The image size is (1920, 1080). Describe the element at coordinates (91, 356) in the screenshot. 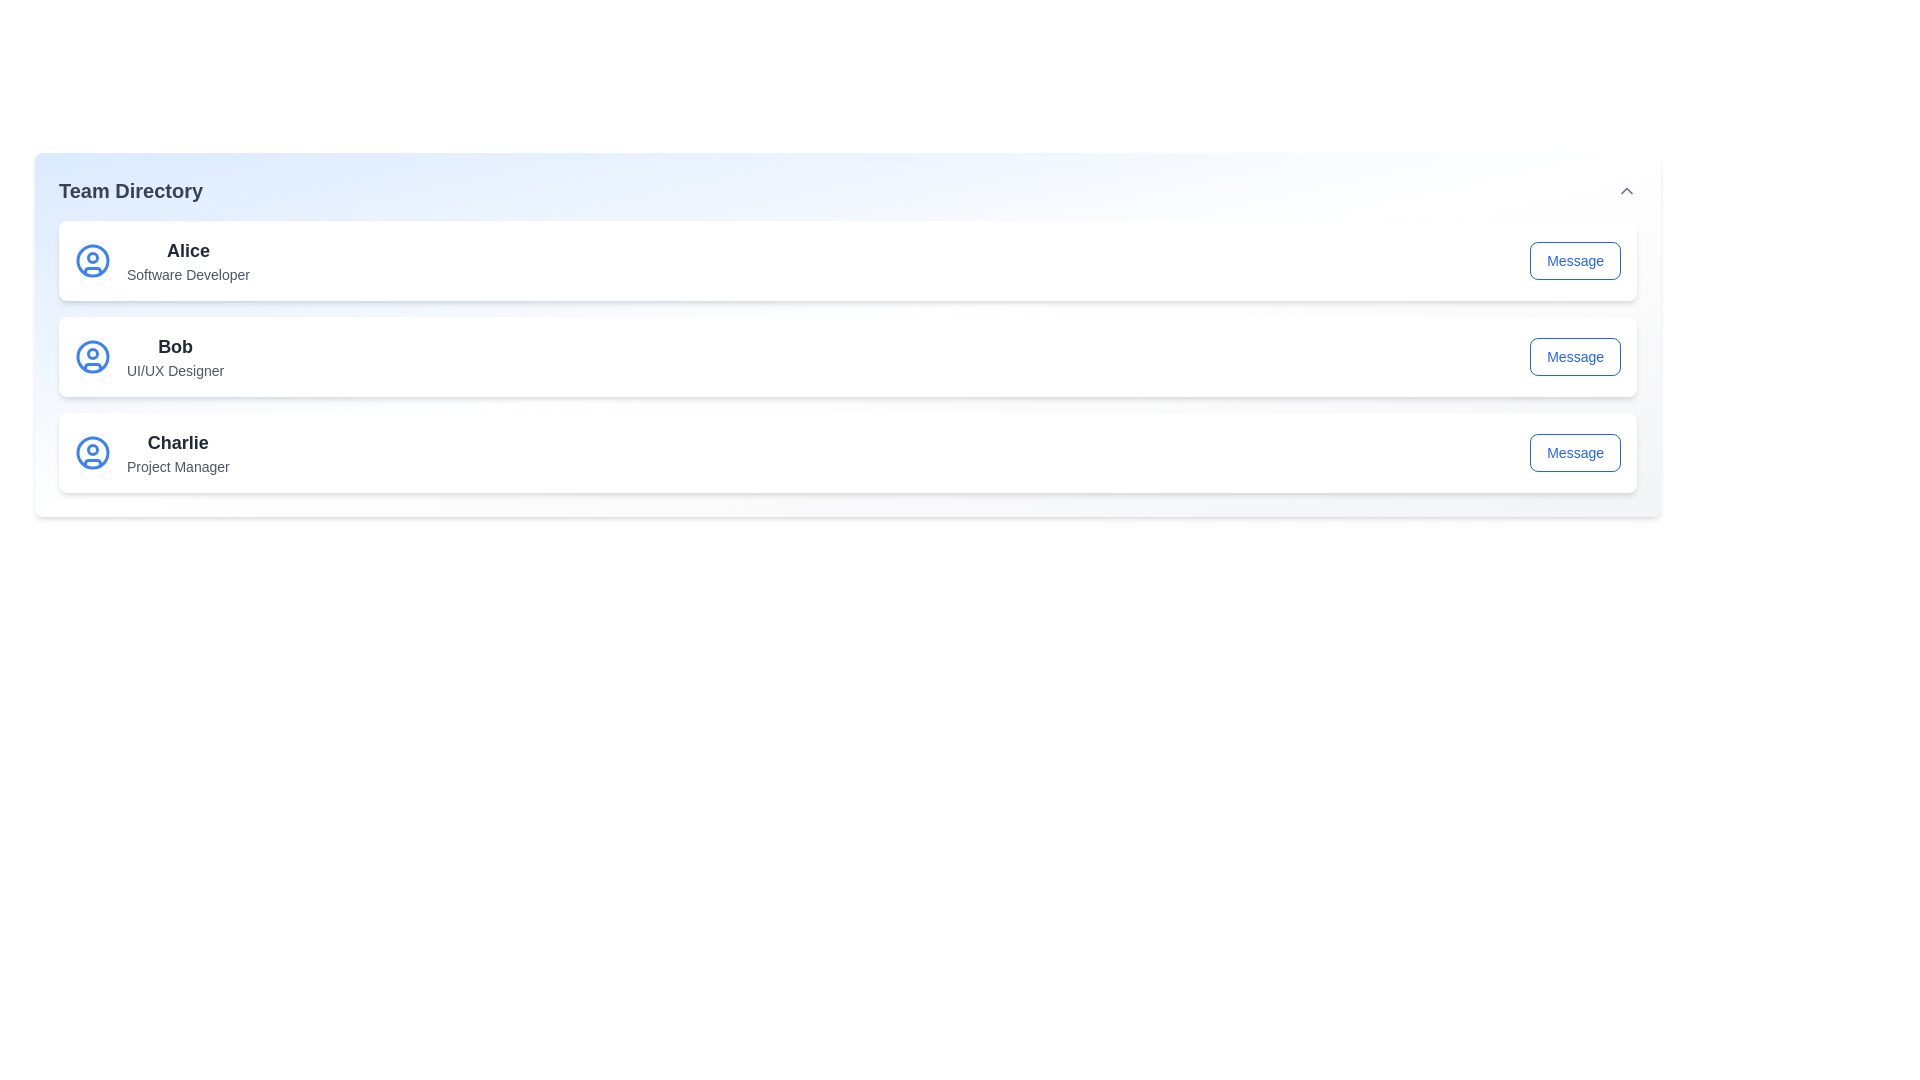

I see `the icon representing the user 'Bob', which is located within the listing titled 'Bob UI/UX Designer' on the left side, adjacent to the text starting with 'Bob'` at that location.